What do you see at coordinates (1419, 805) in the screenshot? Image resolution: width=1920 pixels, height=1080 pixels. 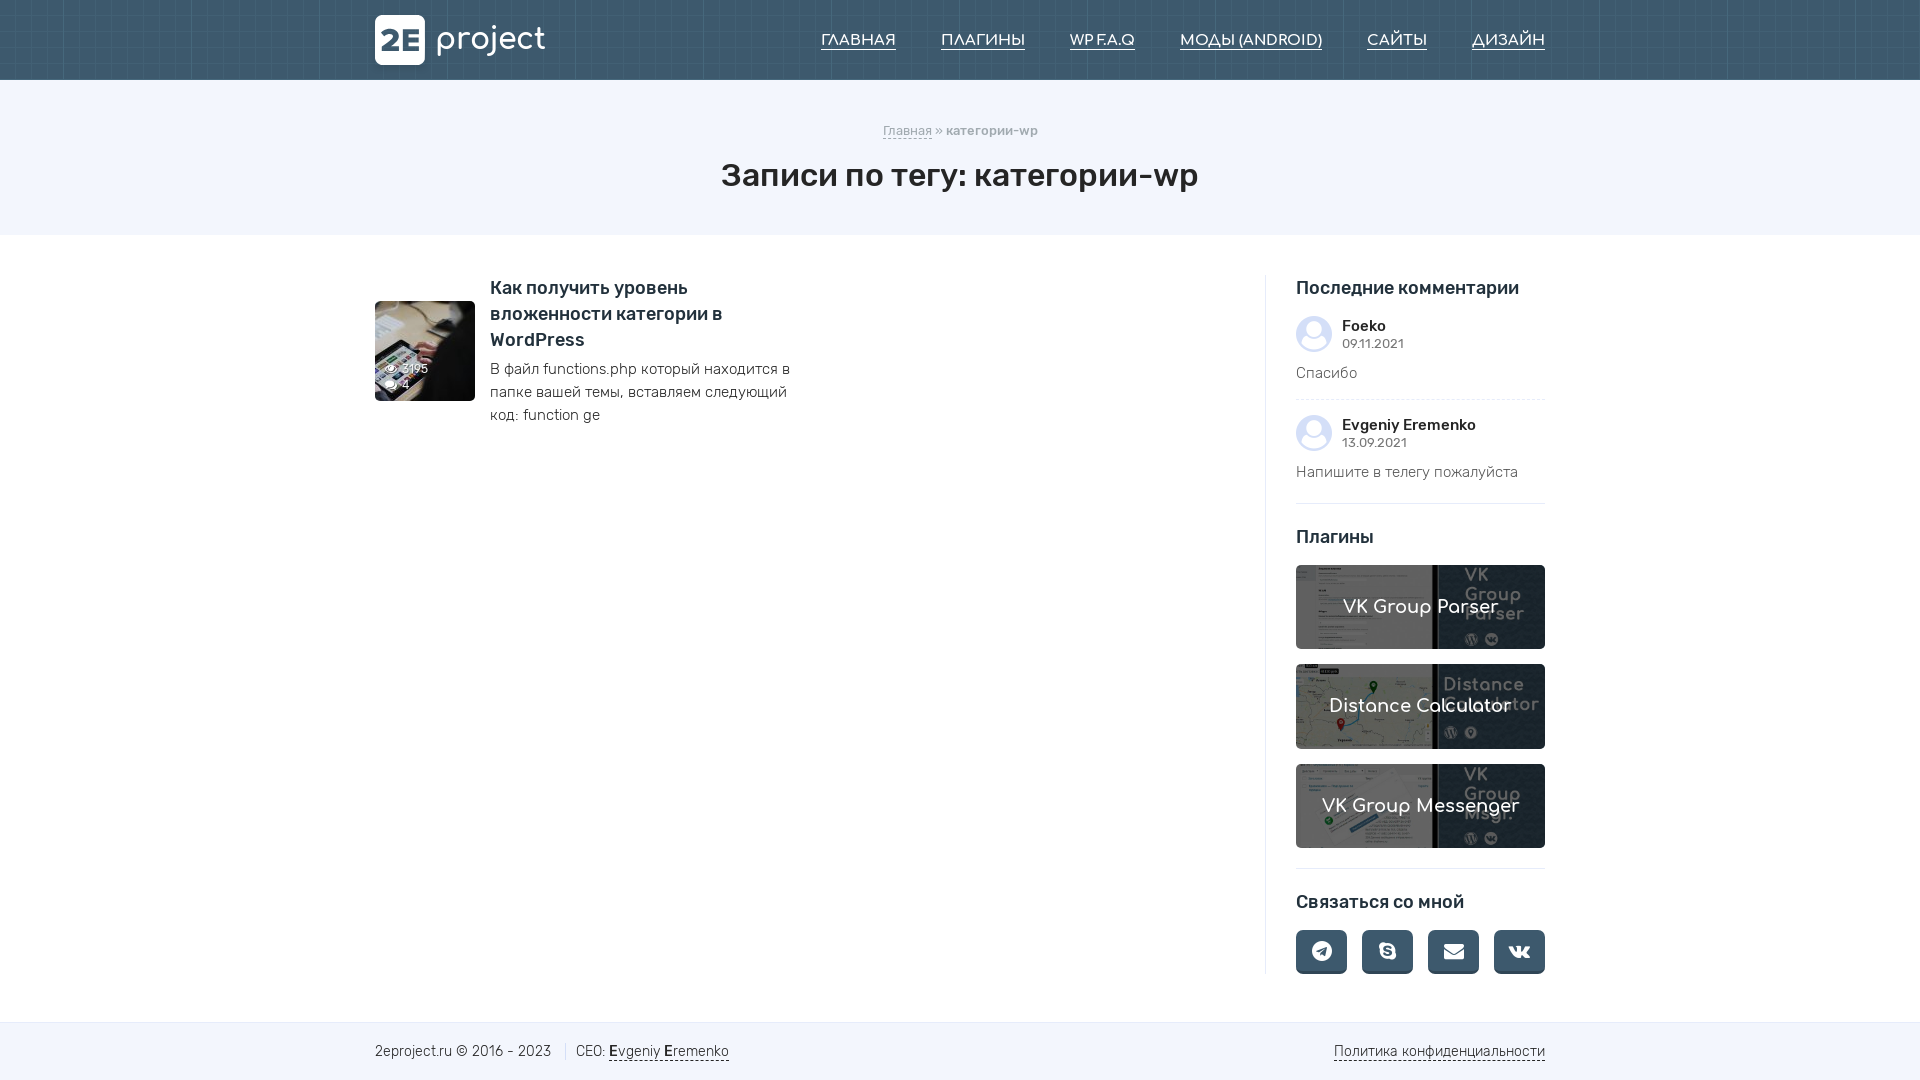 I see `'VK Group Messenger'` at bounding box center [1419, 805].